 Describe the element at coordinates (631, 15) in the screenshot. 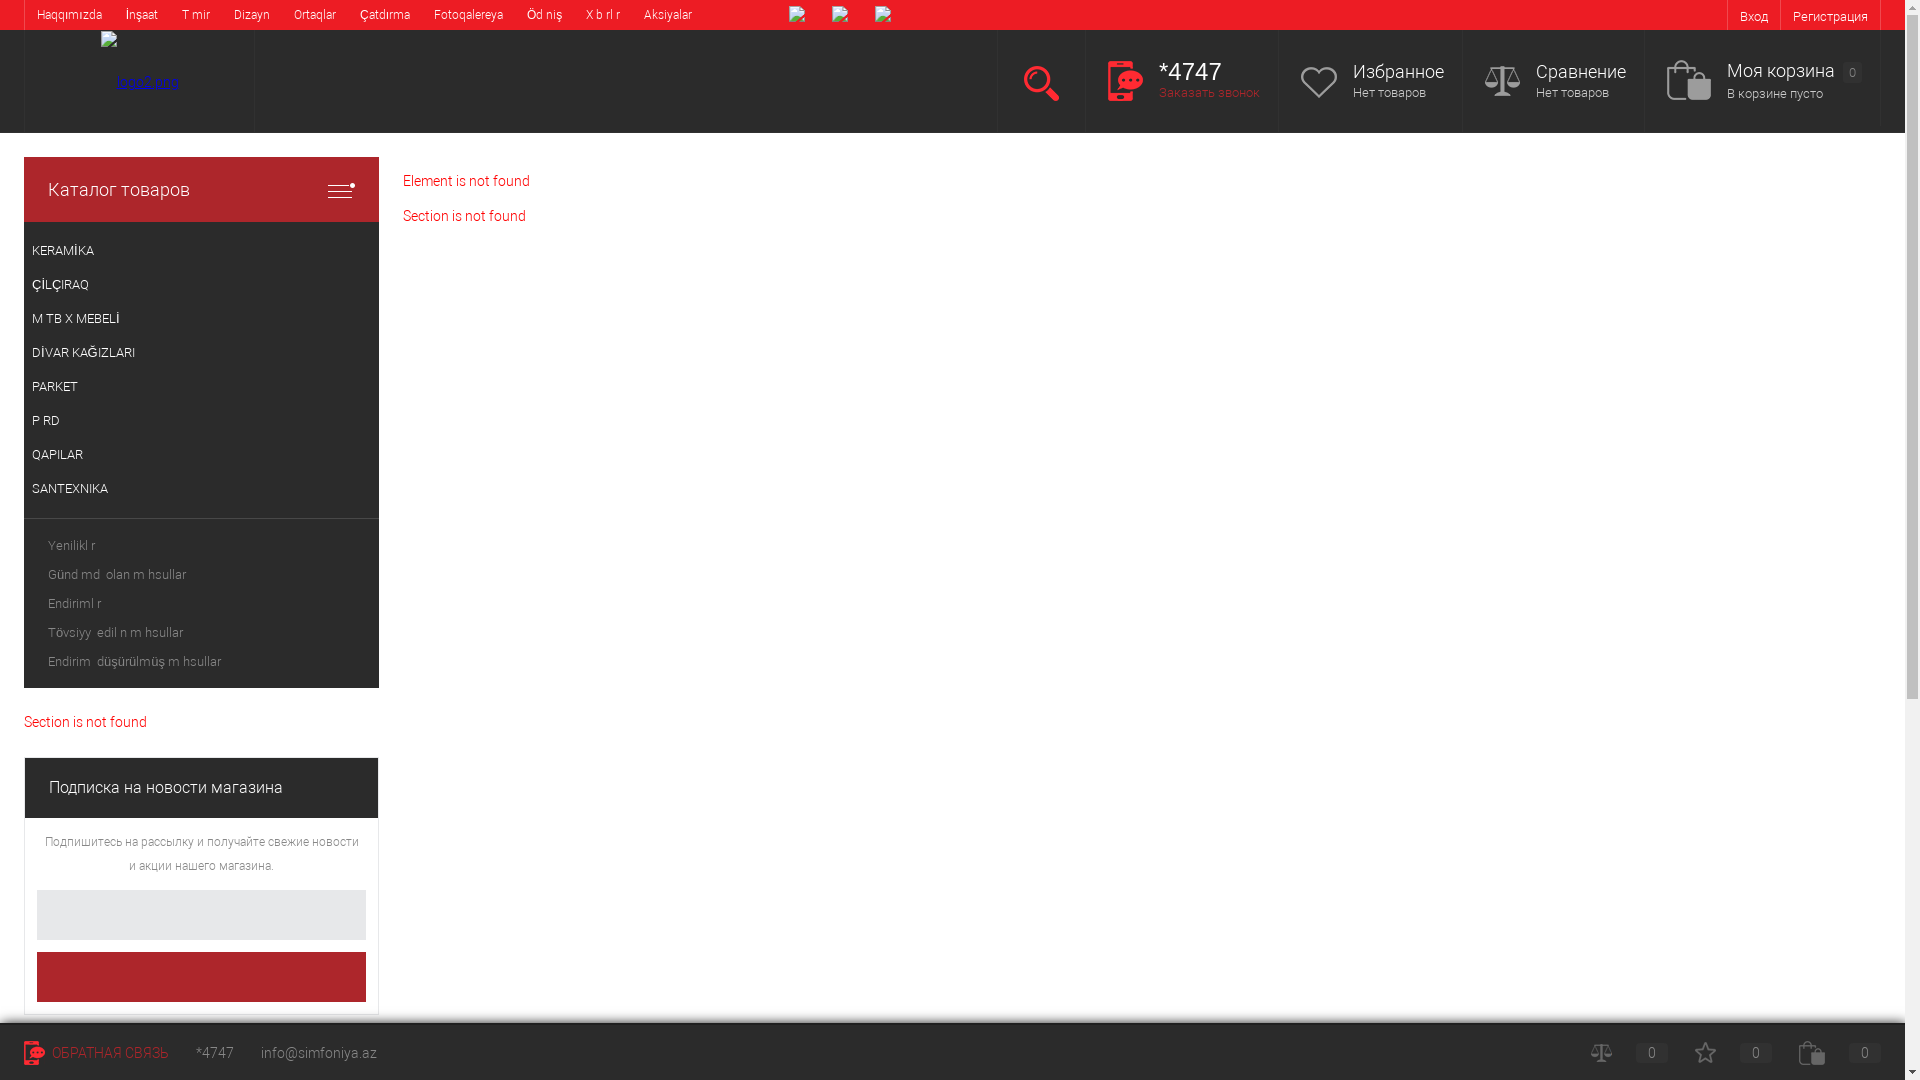

I see `'Aksiyalar'` at that location.